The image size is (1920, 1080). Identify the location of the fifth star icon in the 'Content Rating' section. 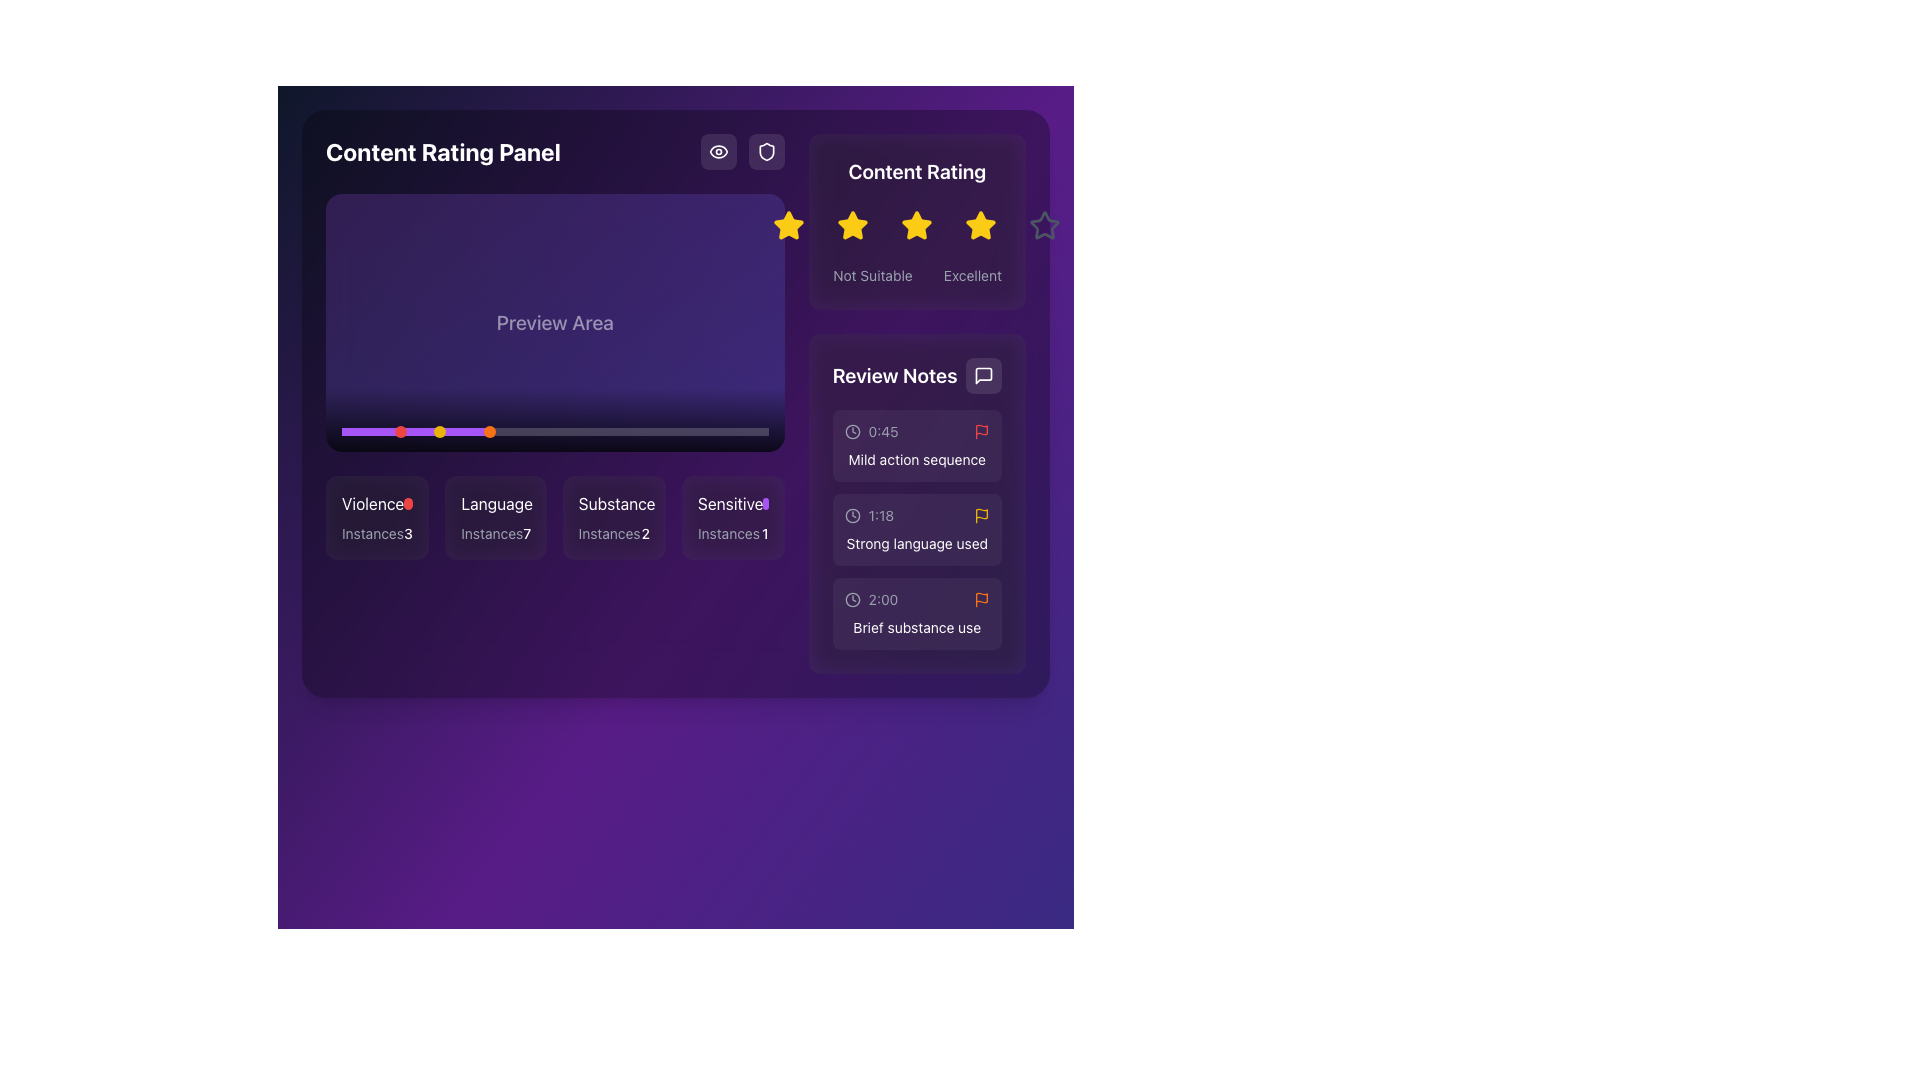
(1044, 225).